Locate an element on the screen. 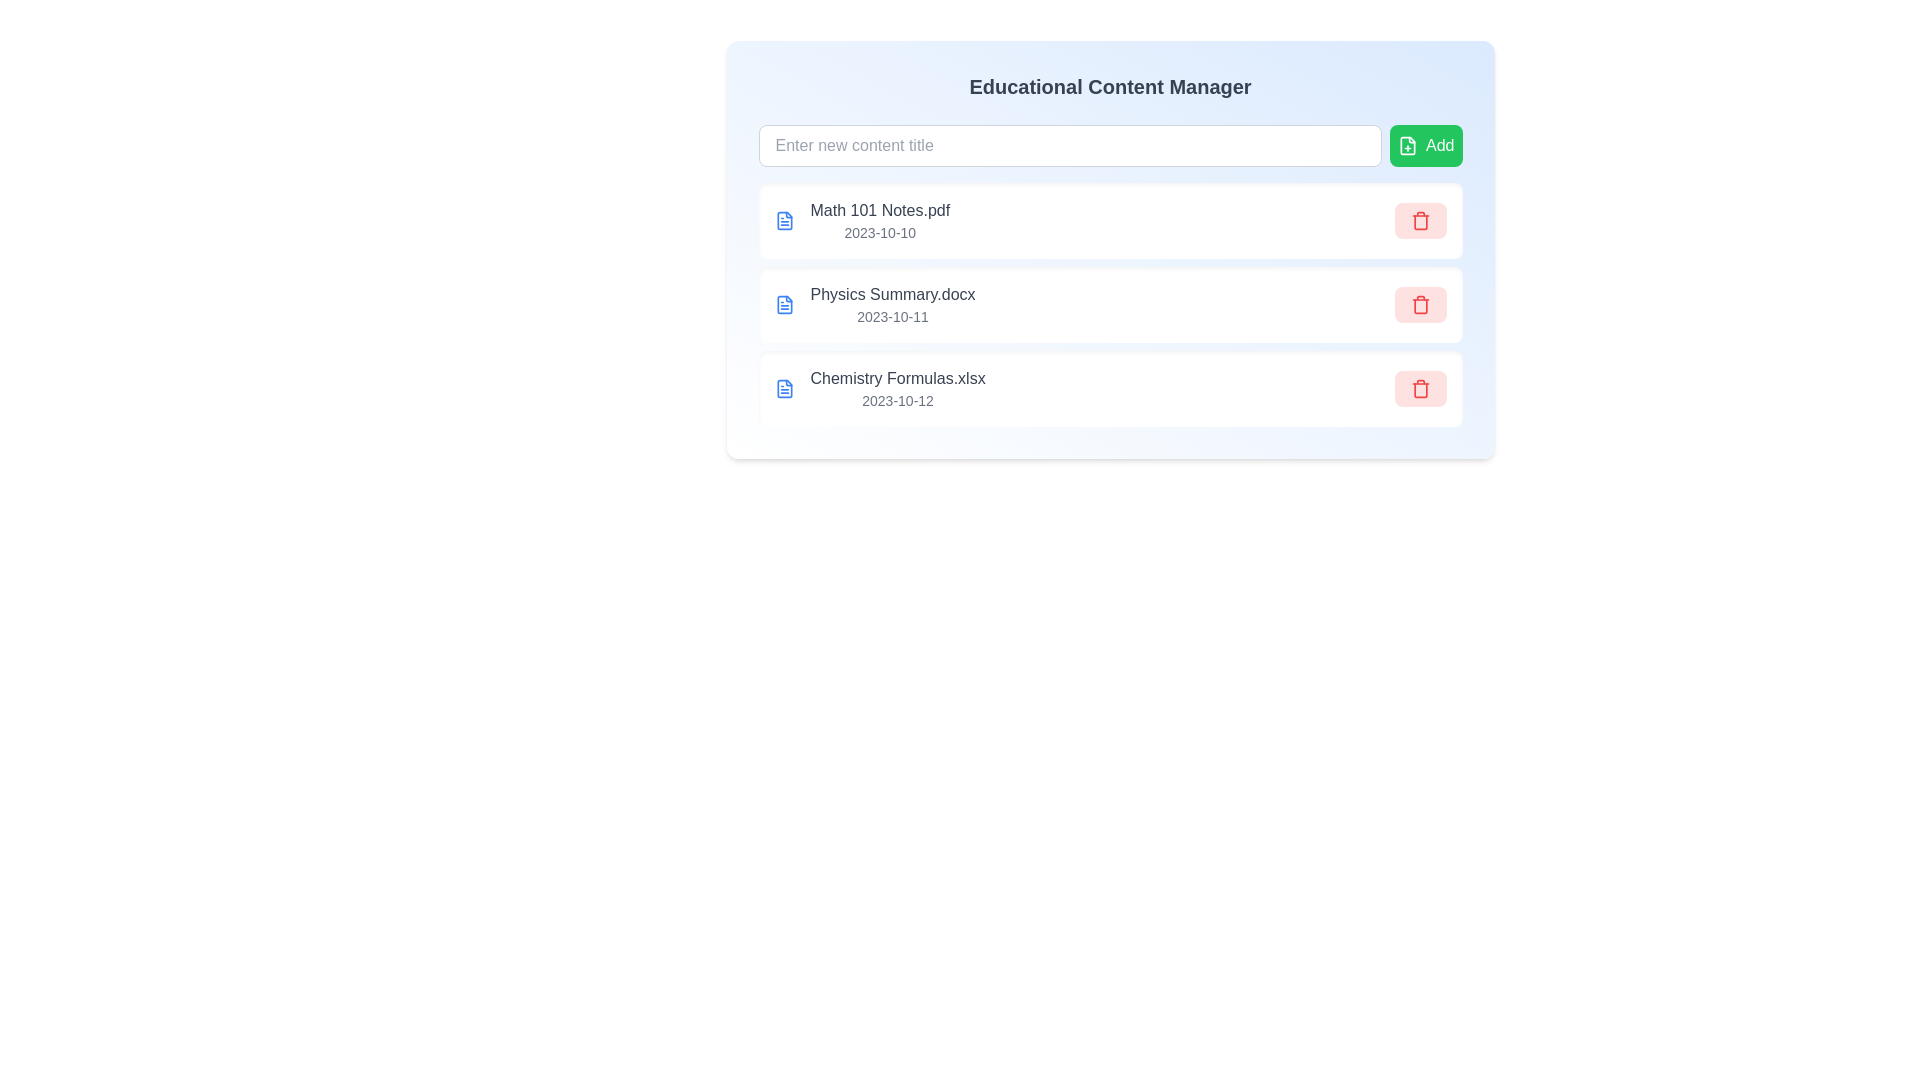  the static text label displaying the date '2023-10-12', which is styled in a smaller gray font and located directly below 'Chemistry Formulas.xlsx' in the third row of the list is located at coordinates (896, 401).